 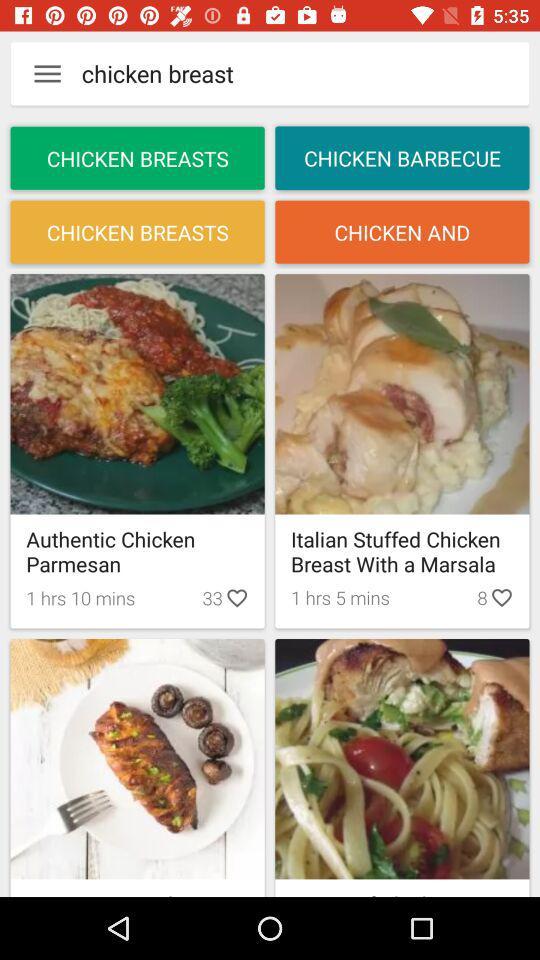 What do you see at coordinates (137, 451) in the screenshot?
I see `the first frame in the first row` at bounding box center [137, 451].